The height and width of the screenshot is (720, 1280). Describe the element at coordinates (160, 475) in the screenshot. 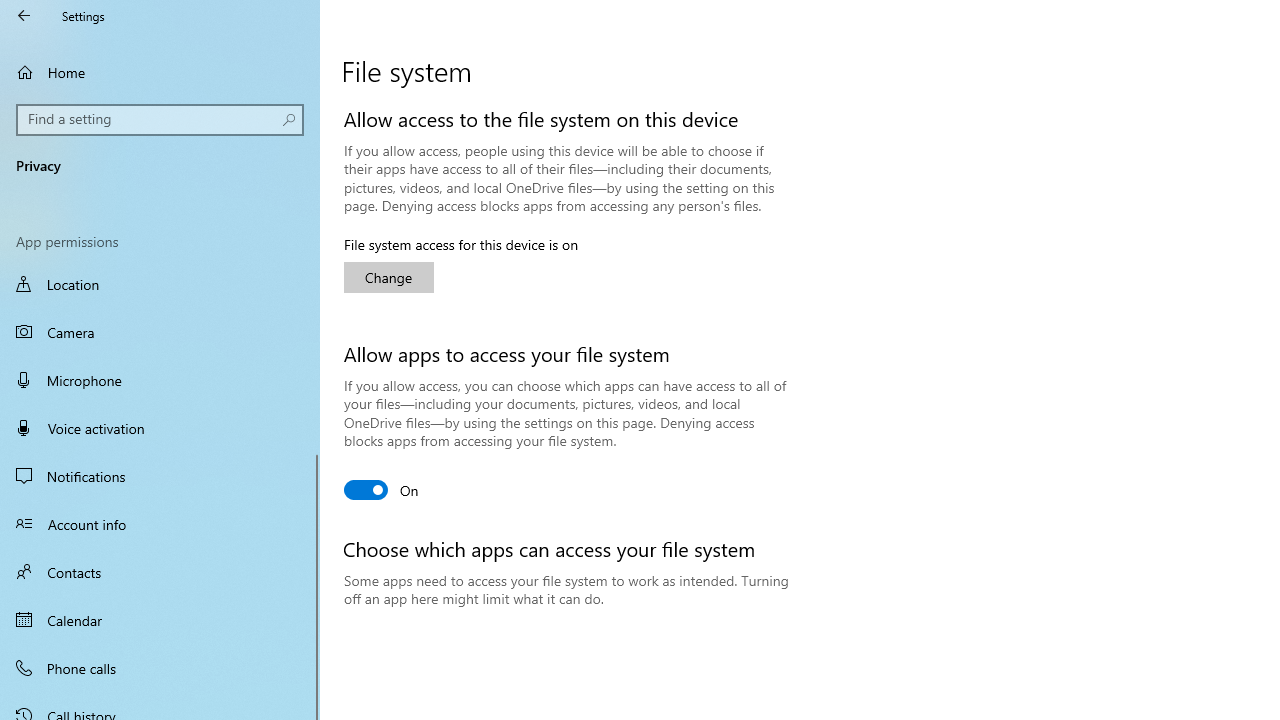

I see `'Notifications'` at that location.